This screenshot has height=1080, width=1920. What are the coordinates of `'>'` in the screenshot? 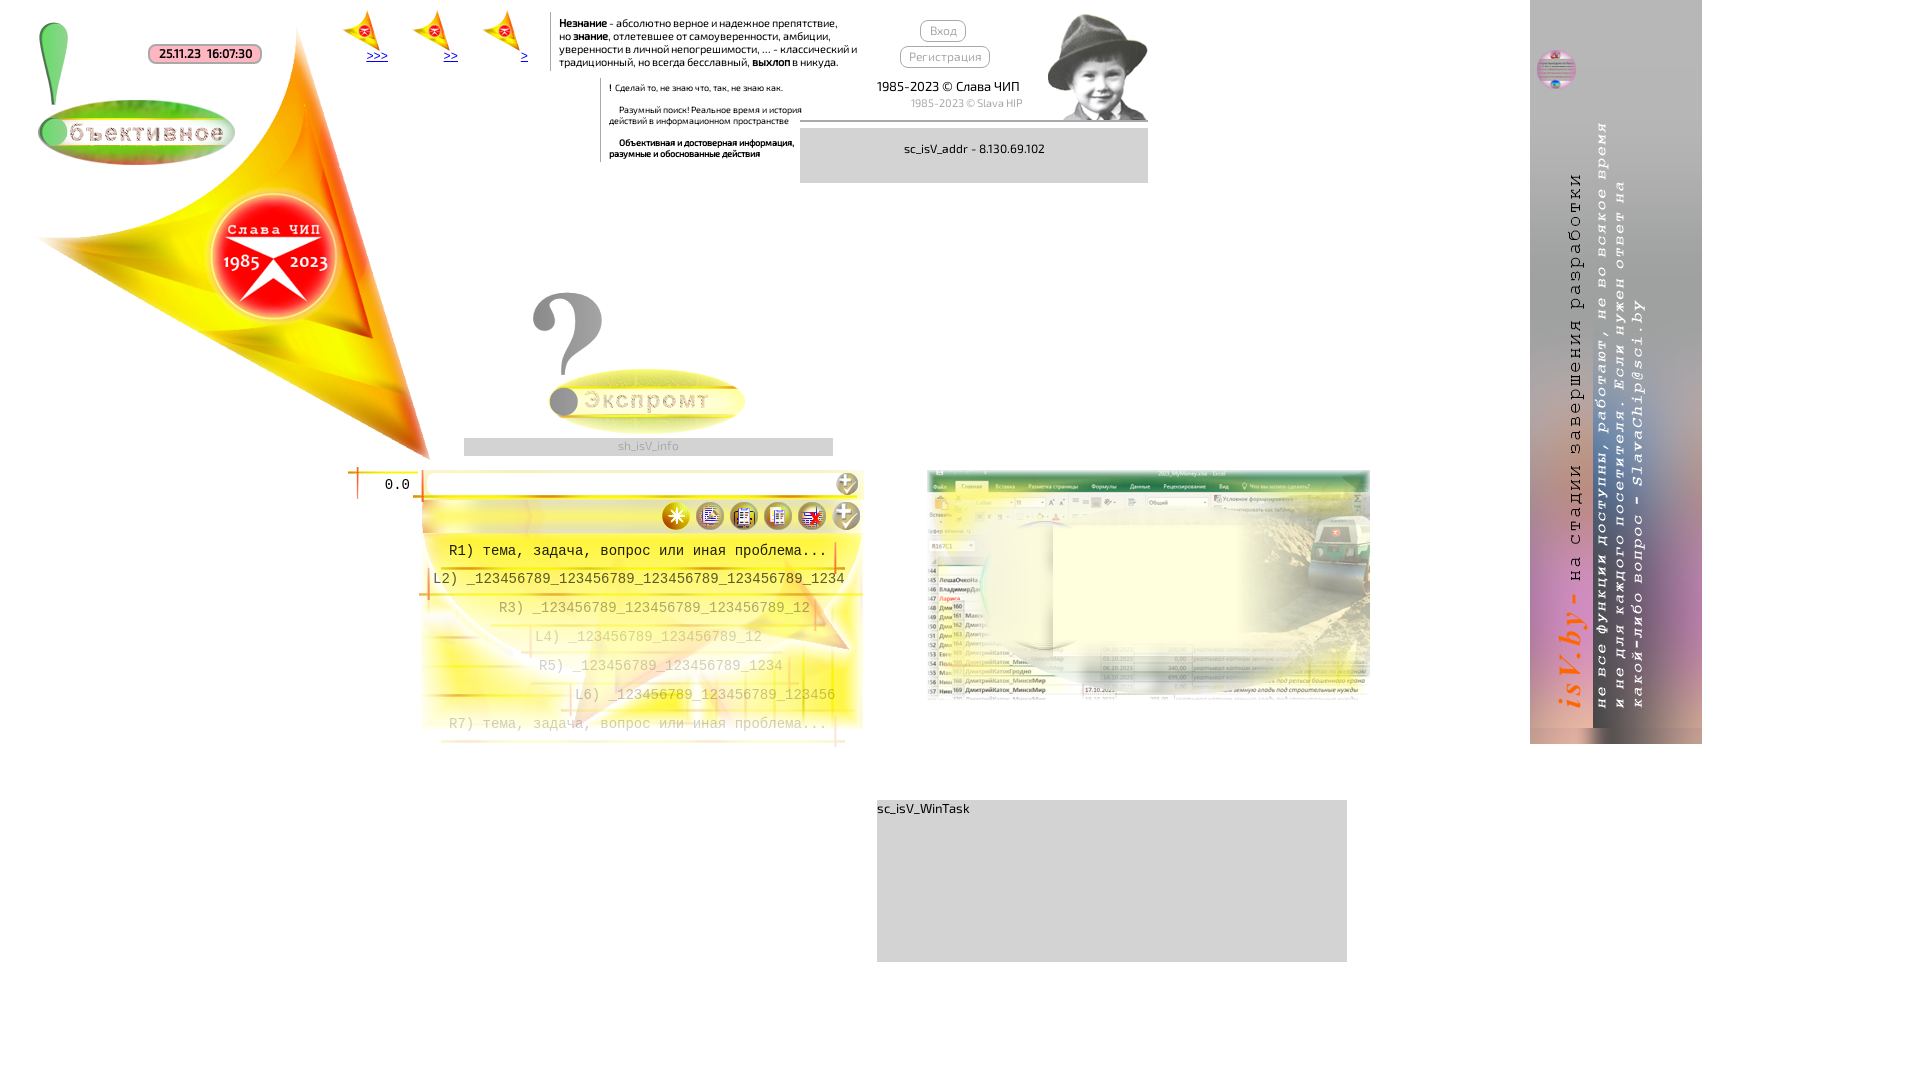 It's located at (524, 76).